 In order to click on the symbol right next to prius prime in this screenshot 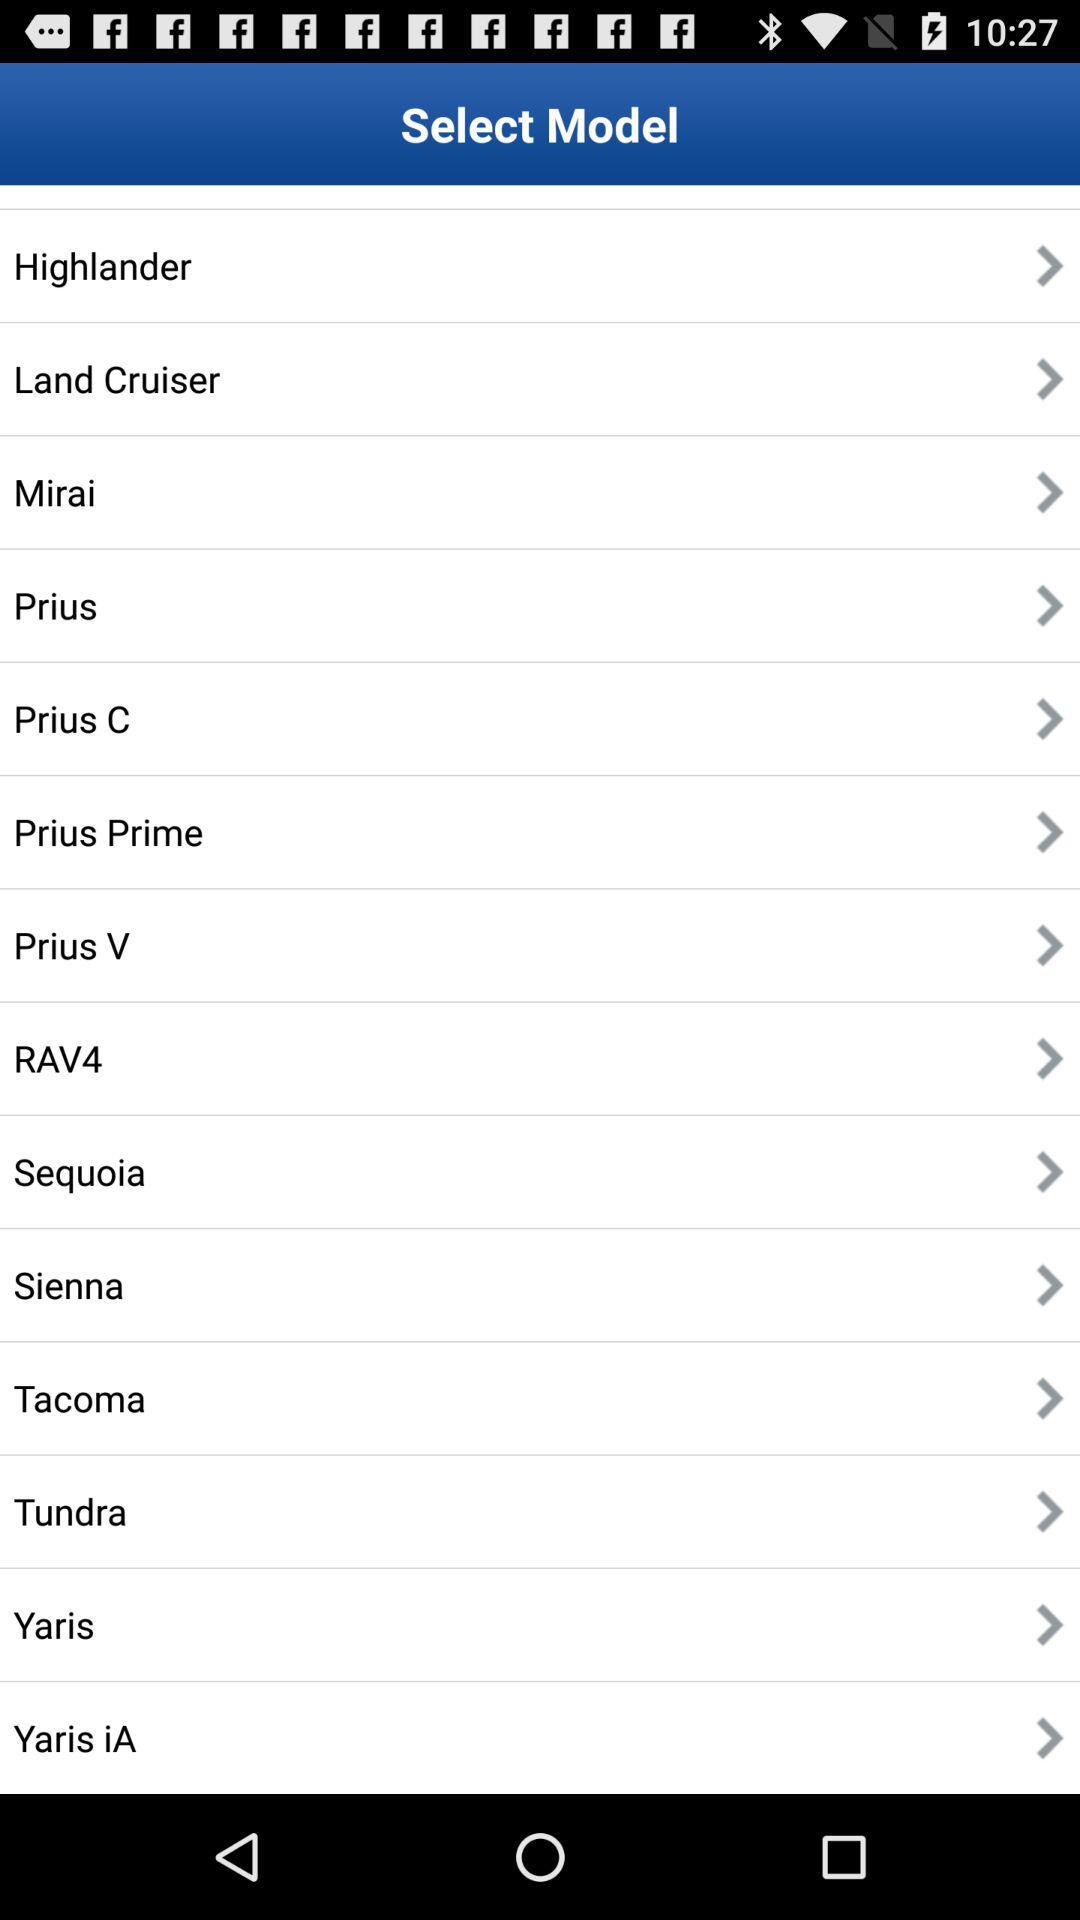, I will do `click(1049, 832)`.